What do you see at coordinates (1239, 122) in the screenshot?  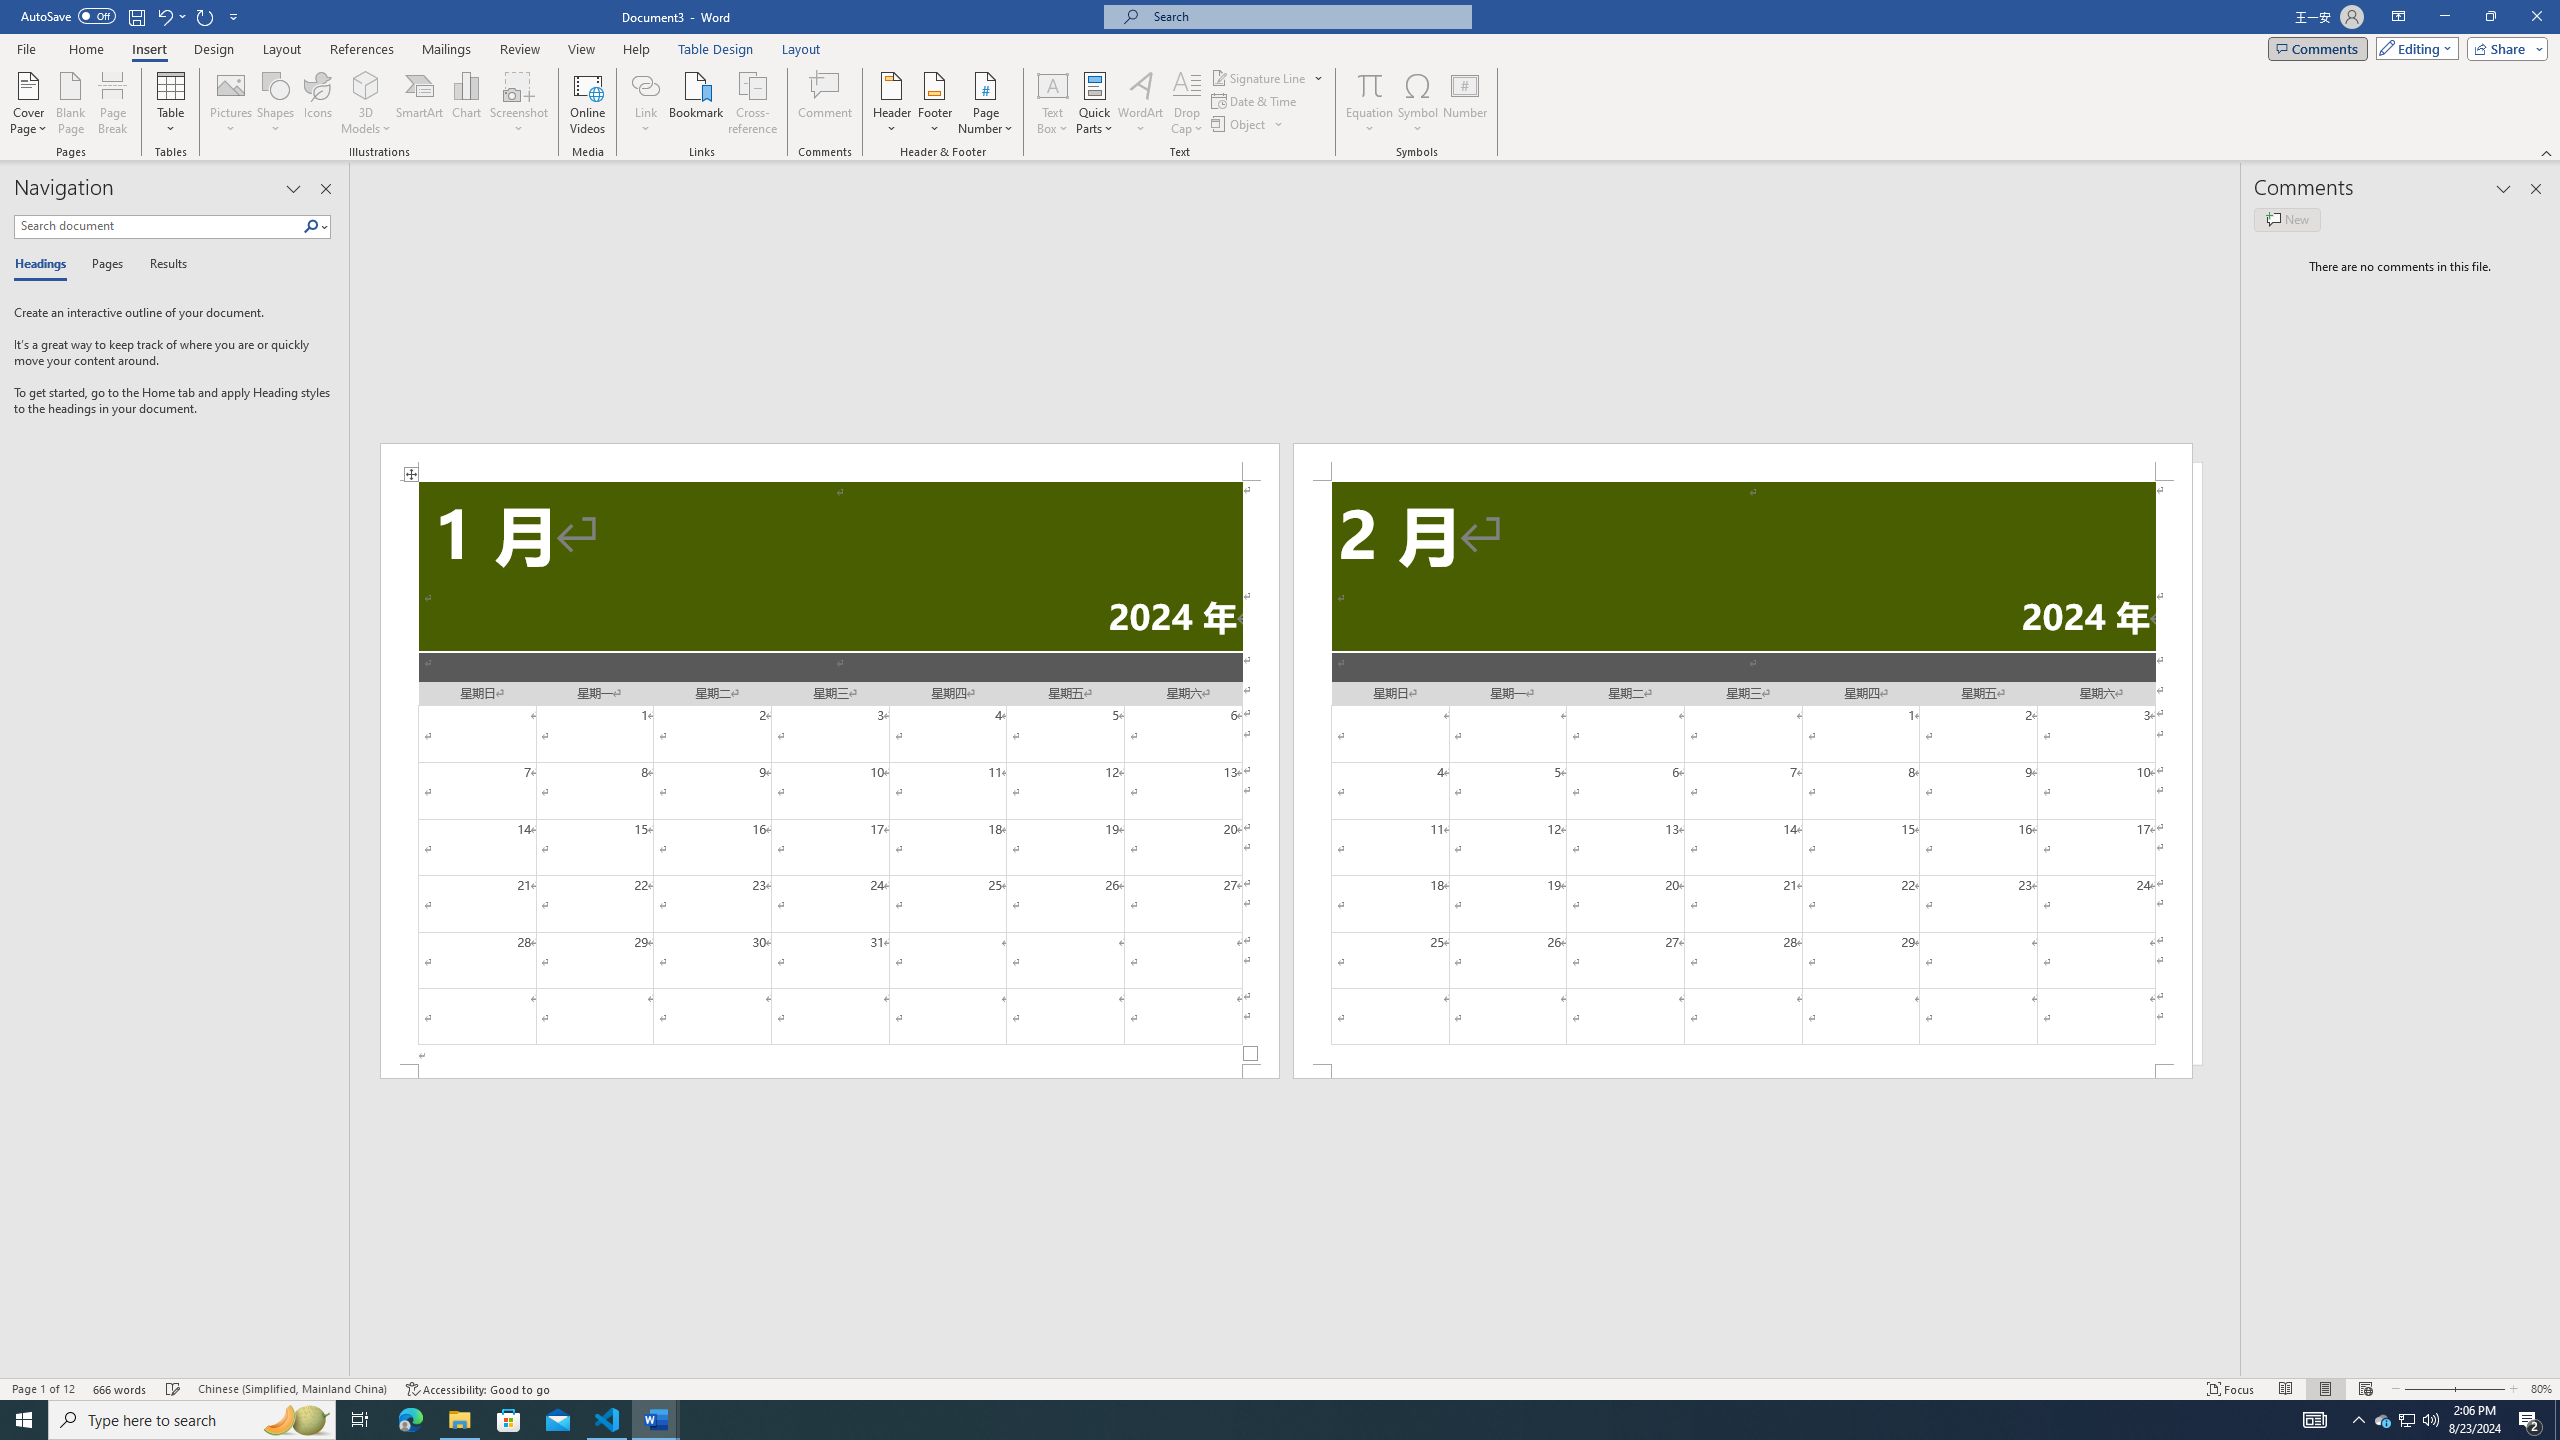 I see `'Object...'` at bounding box center [1239, 122].